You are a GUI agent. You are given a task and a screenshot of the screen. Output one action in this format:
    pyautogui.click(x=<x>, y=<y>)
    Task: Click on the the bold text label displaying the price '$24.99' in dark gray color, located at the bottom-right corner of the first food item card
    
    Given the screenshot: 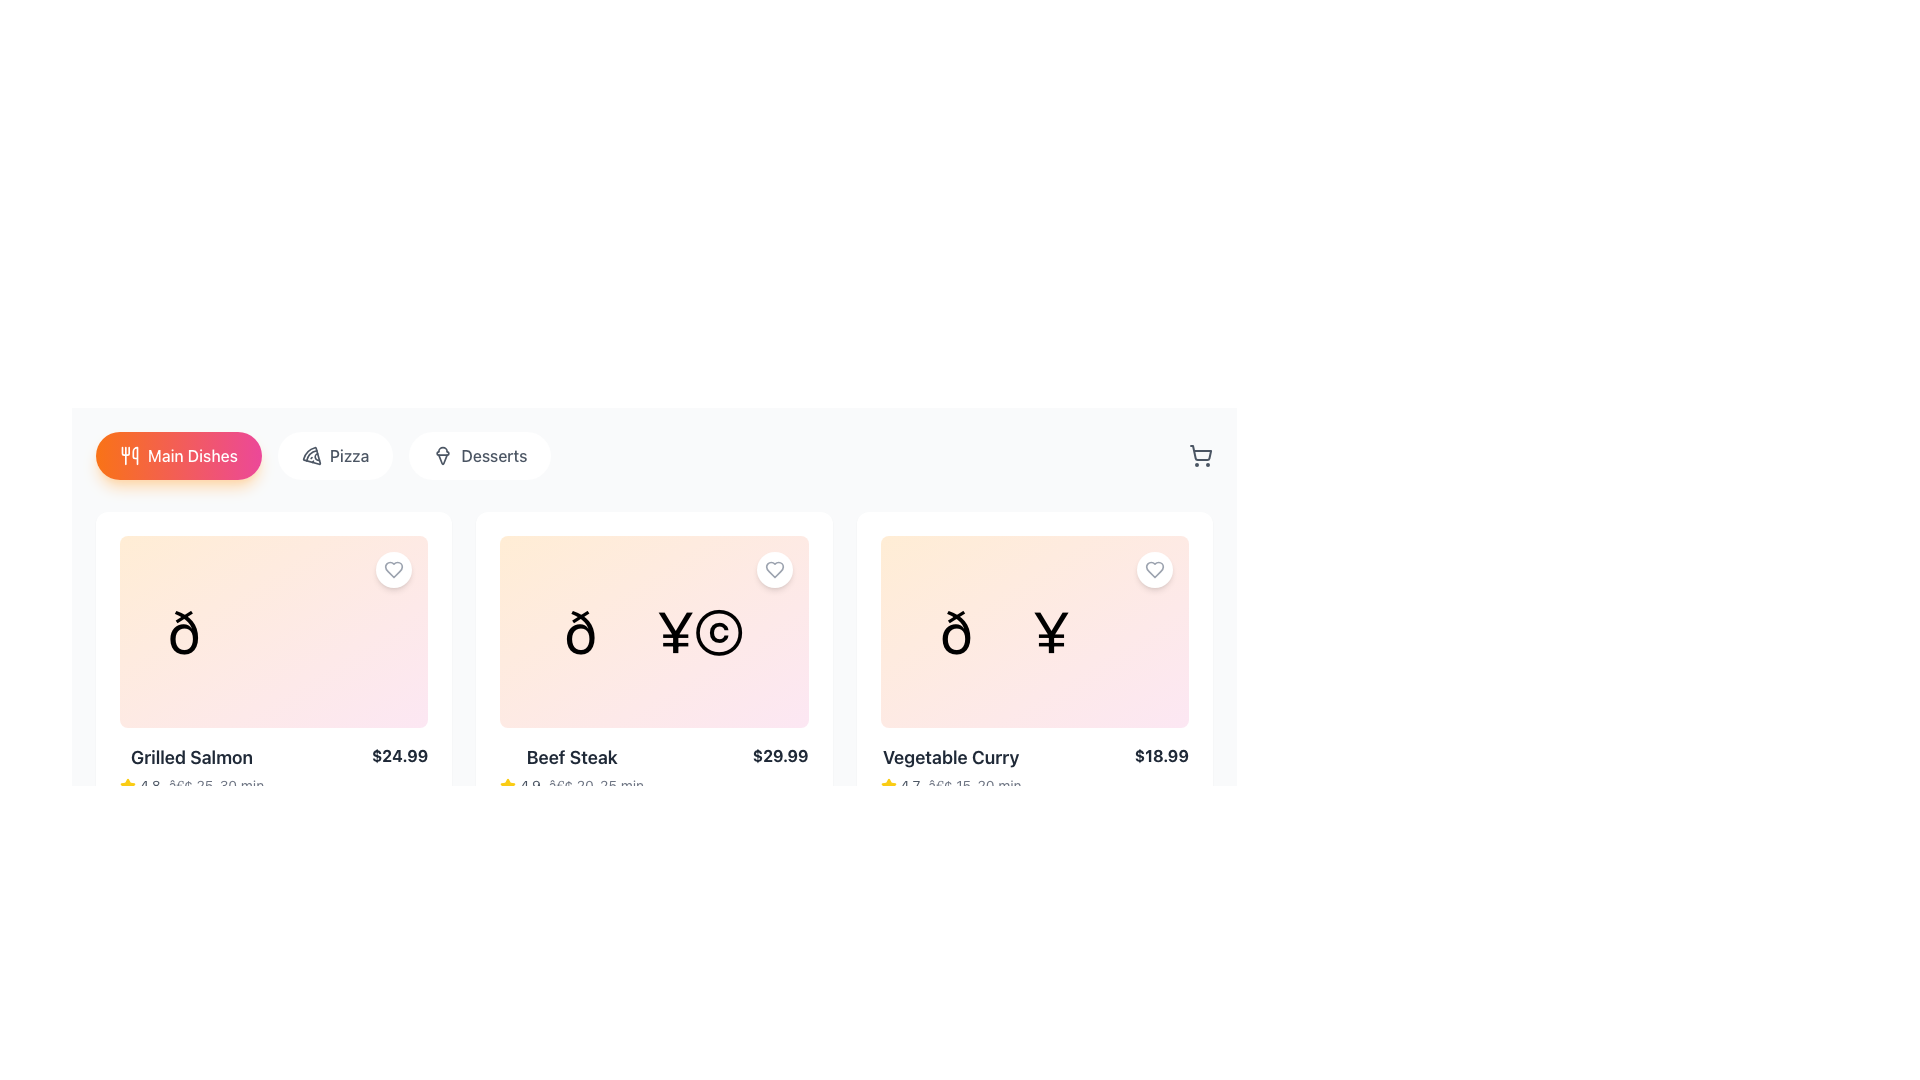 What is the action you would take?
    pyautogui.click(x=400, y=756)
    